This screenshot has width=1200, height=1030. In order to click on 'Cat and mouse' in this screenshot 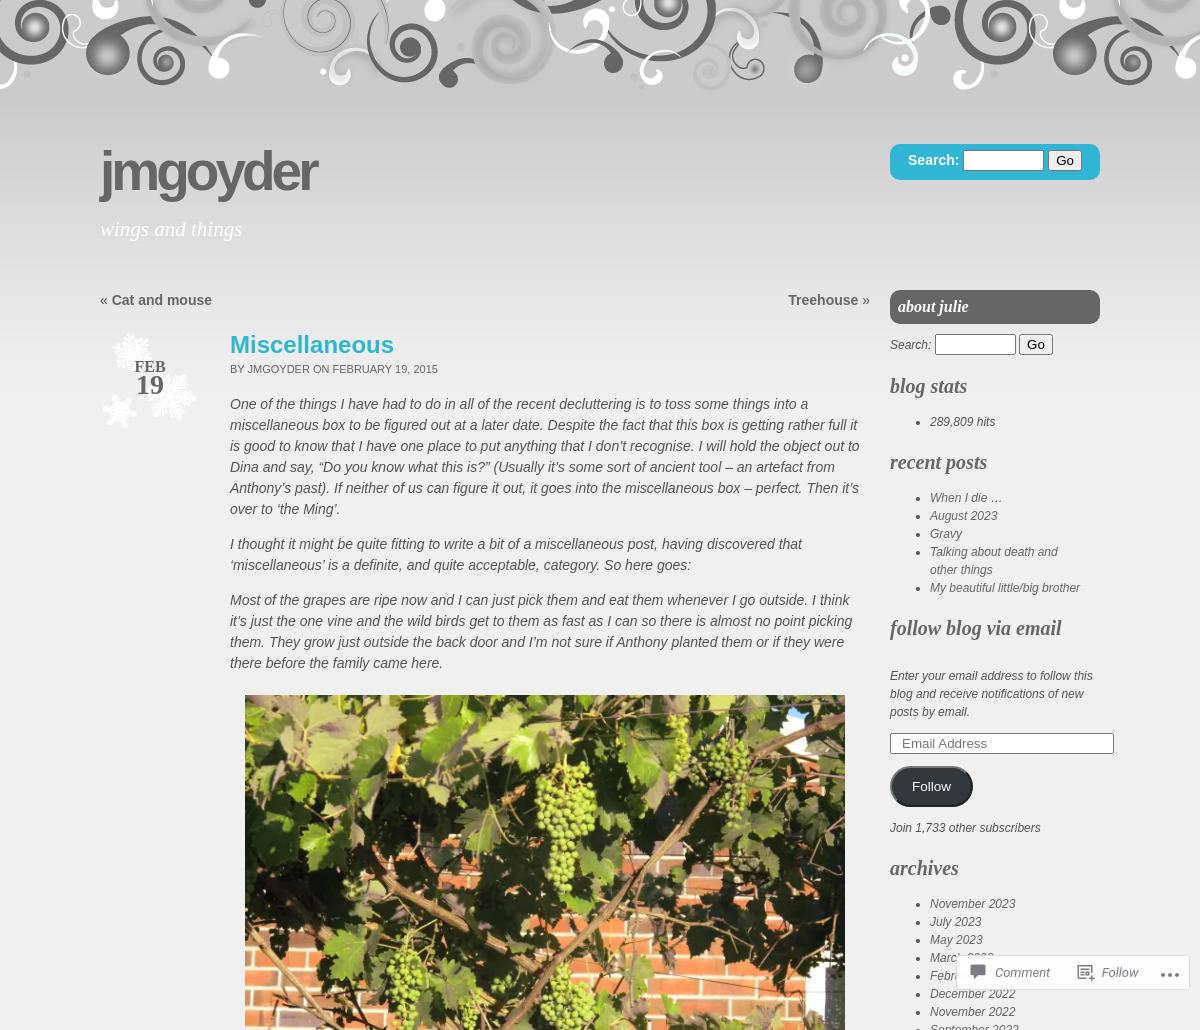, I will do `click(111, 299)`.